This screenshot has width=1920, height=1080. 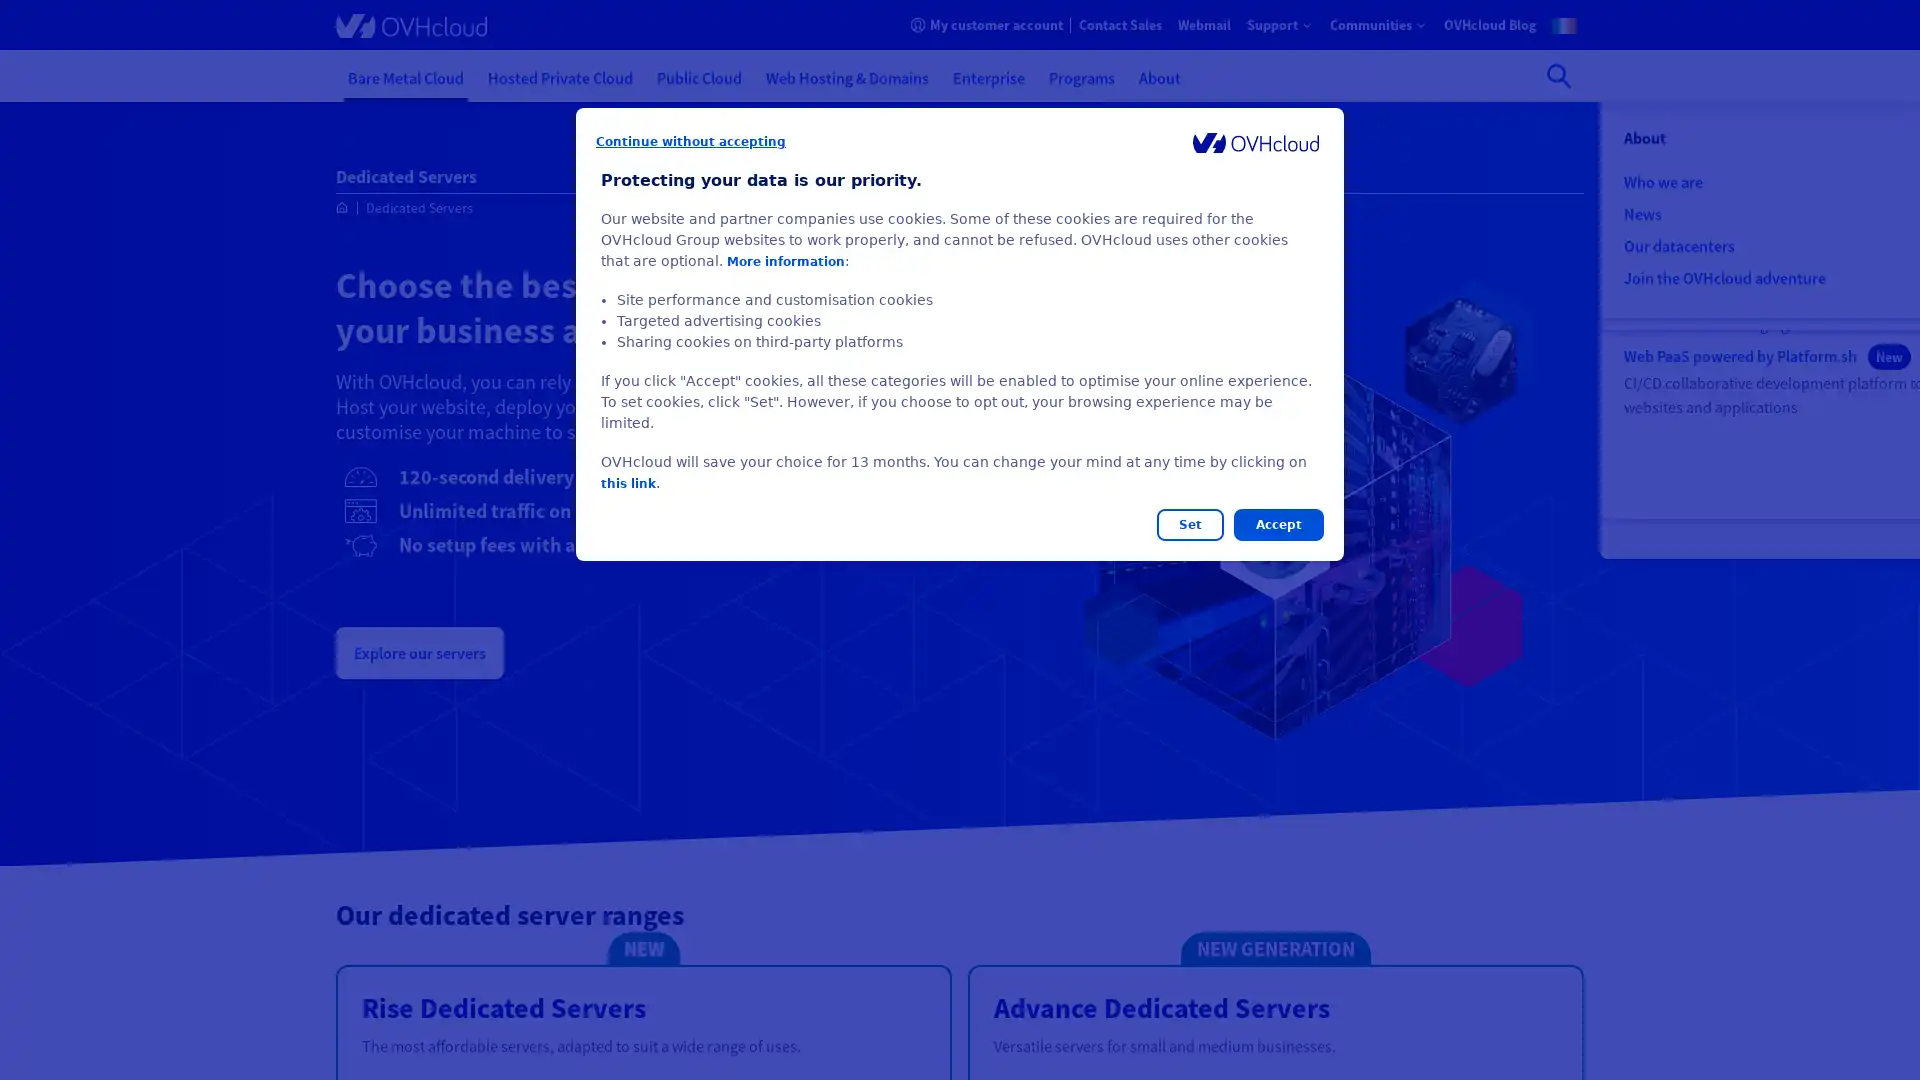 I want to click on Set, so click(x=1190, y=523).